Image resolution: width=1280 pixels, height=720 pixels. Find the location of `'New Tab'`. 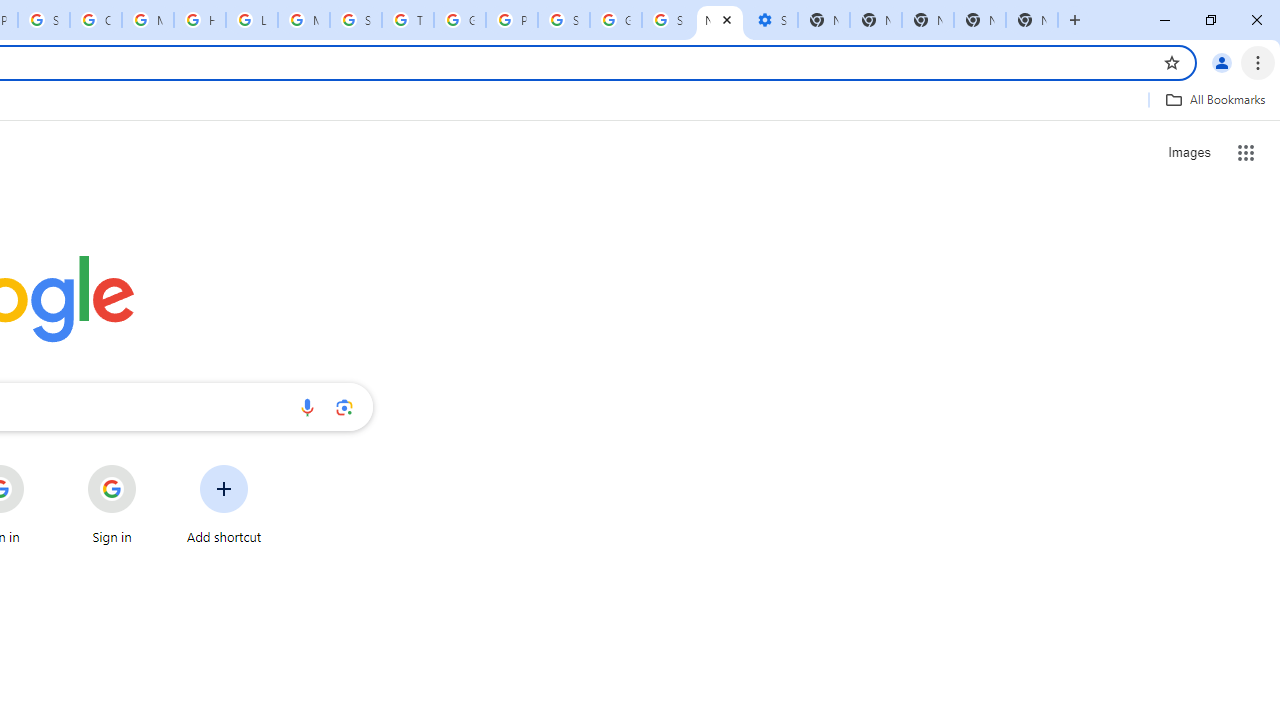

'New Tab' is located at coordinates (979, 20).